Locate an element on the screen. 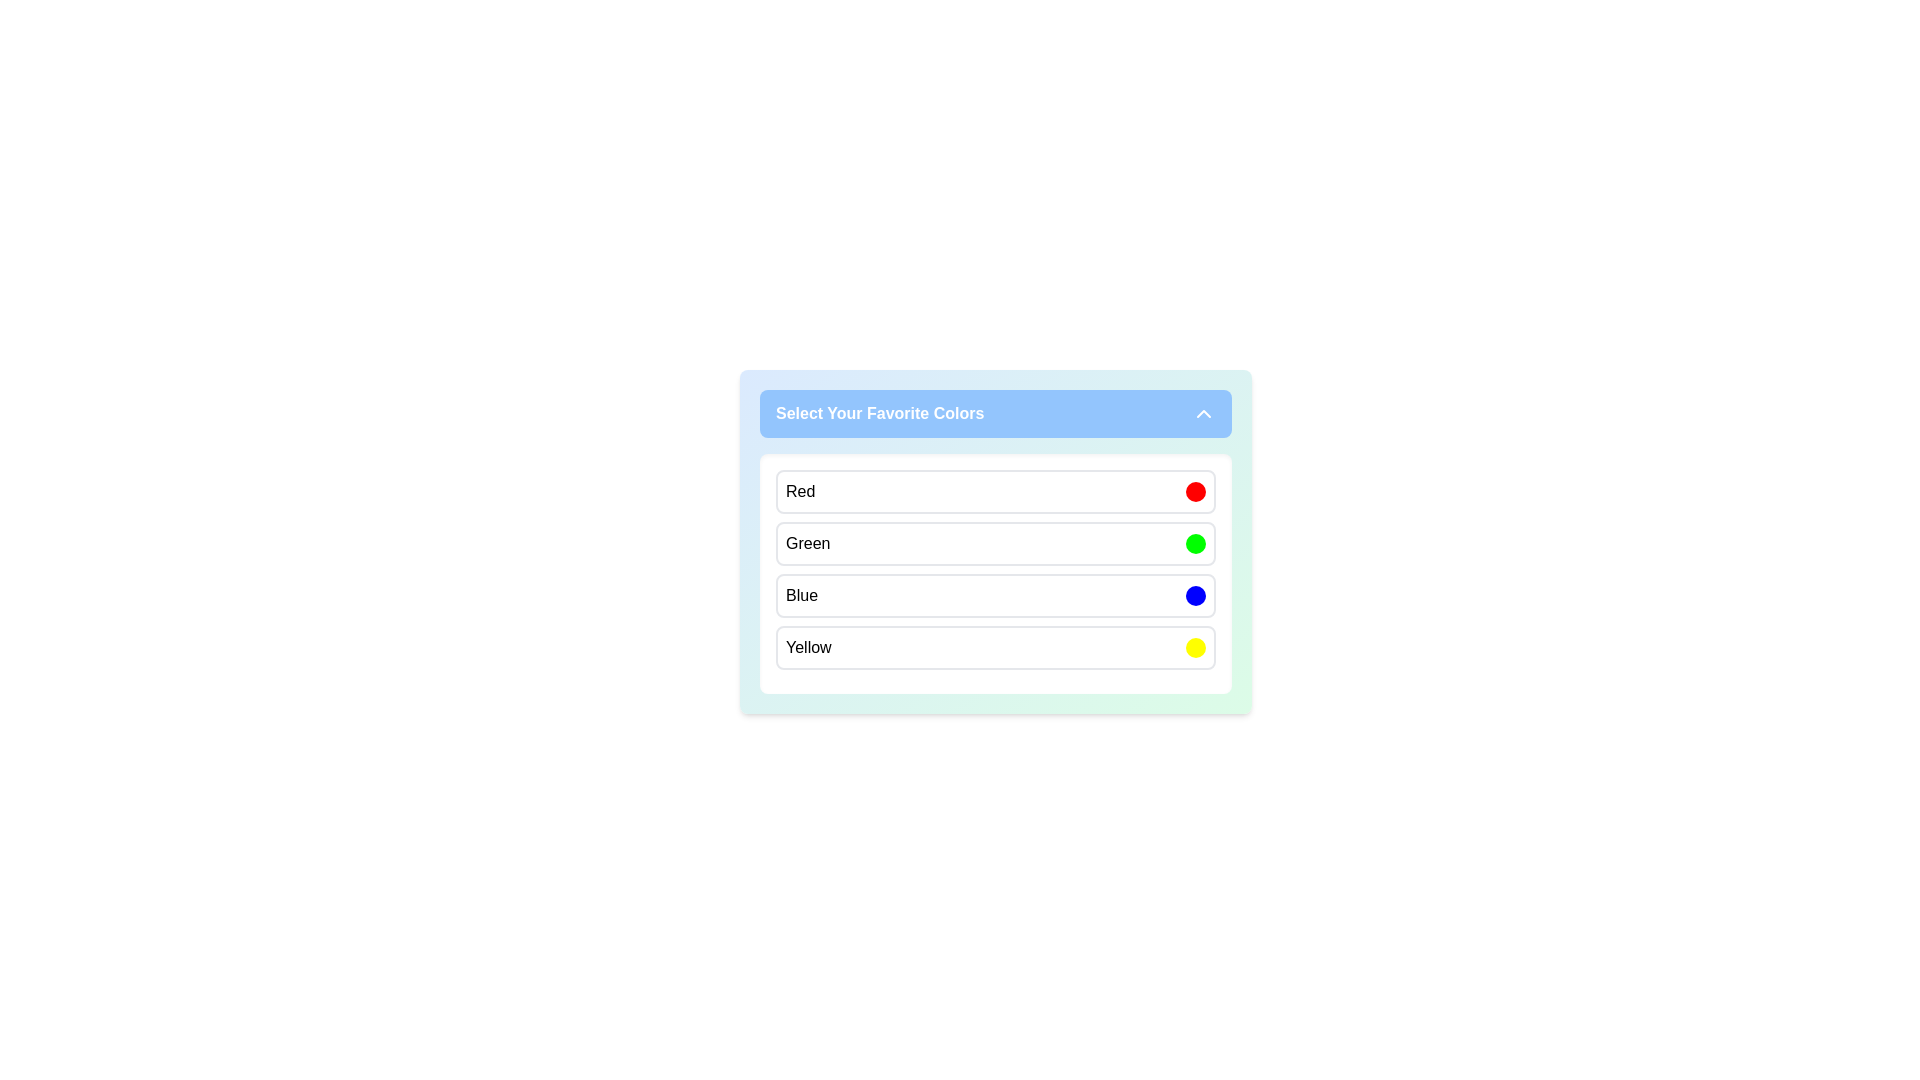  the selectable list item for the color 'Green' located in the second row of the panel labeled 'Select Your Favorite Colors' is located at coordinates (996, 542).